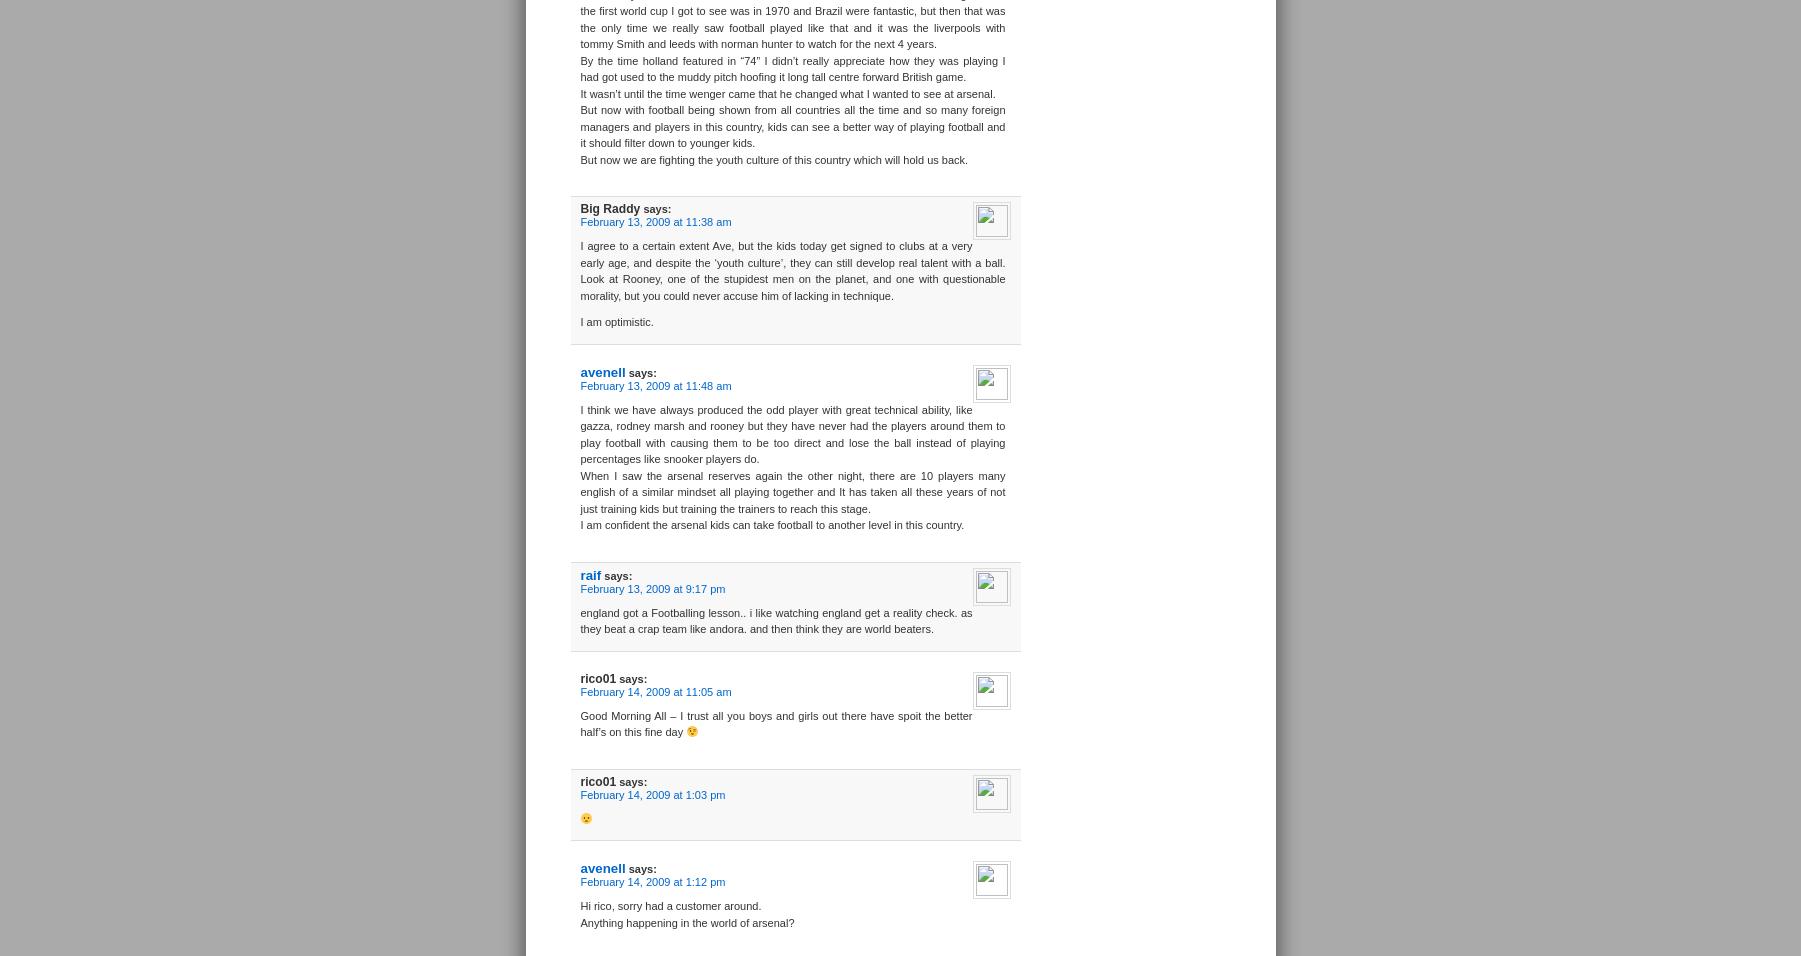 The image size is (1801, 956). Describe the element at coordinates (792, 269) in the screenshot. I see `'I agree to a certain extent Ave, but the kids today get signed to clubs at a very early age, and despite the ‘youth culture’, they can still develop real talent with a ball. Look at Rooney, one of the stupidest men on the planet, and one with questionable morality, but you could never accuse him of lacking in technique.'` at that location.